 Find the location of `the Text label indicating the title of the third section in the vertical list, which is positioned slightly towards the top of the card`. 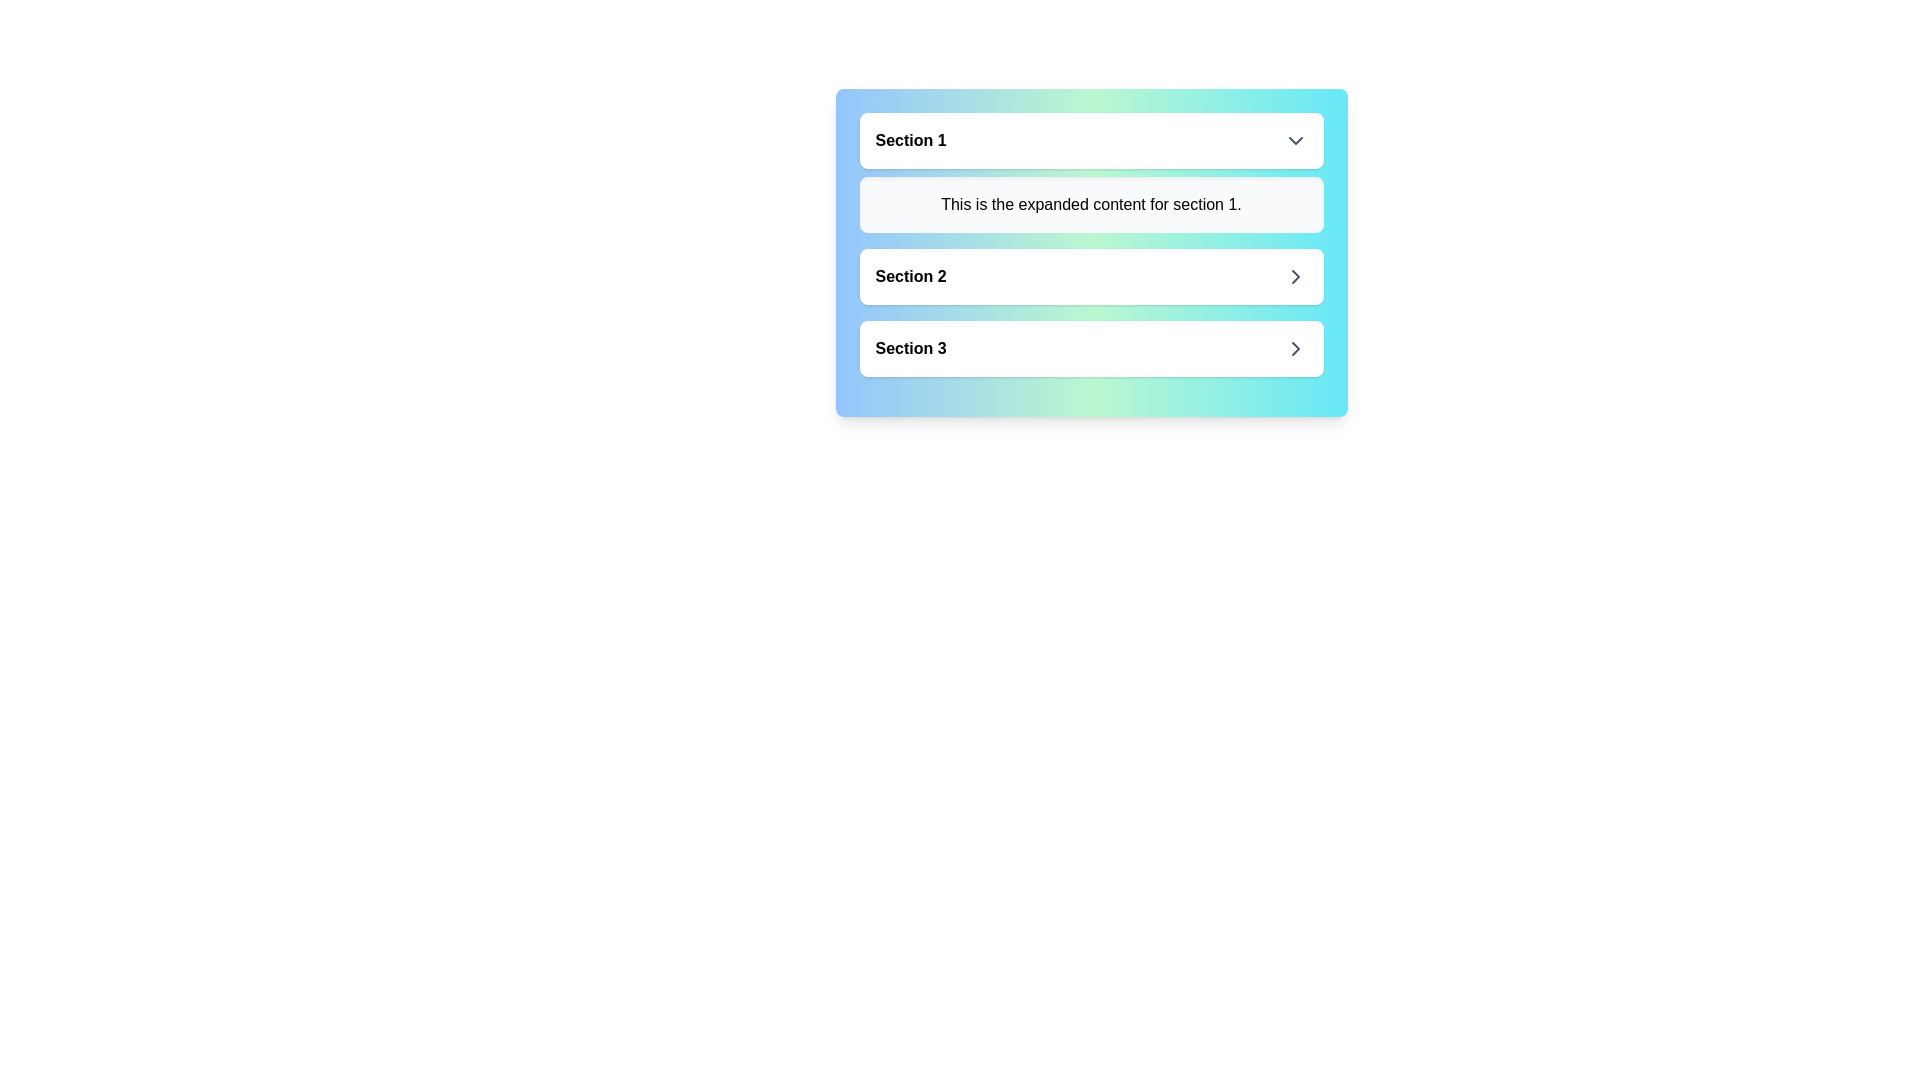

the Text label indicating the title of the third section in the vertical list, which is positioned slightly towards the top of the card is located at coordinates (910, 347).